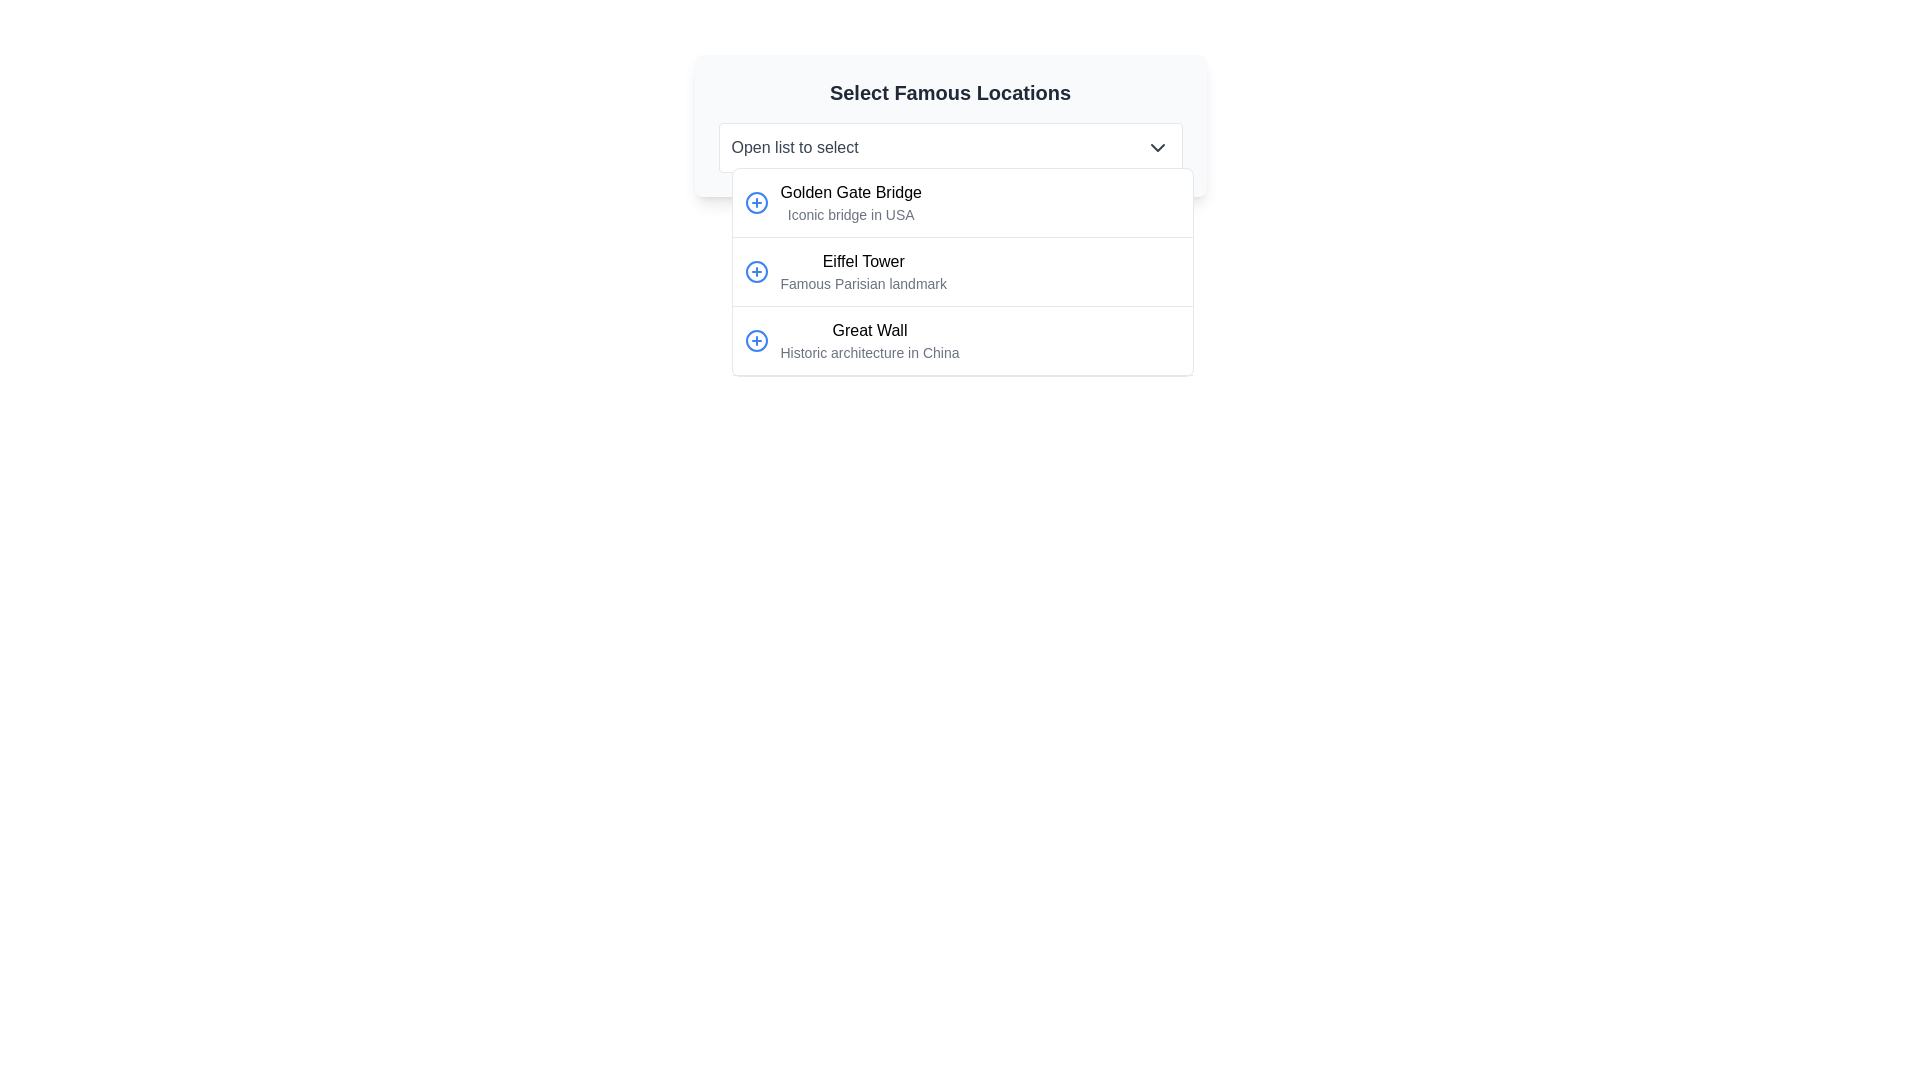  Describe the element at coordinates (851, 215) in the screenshot. I see `the Text Label that provides additional contextual information about 'Golden Gate Bridge', positioned directly beneath it, as the second line of text in the list` at that location.